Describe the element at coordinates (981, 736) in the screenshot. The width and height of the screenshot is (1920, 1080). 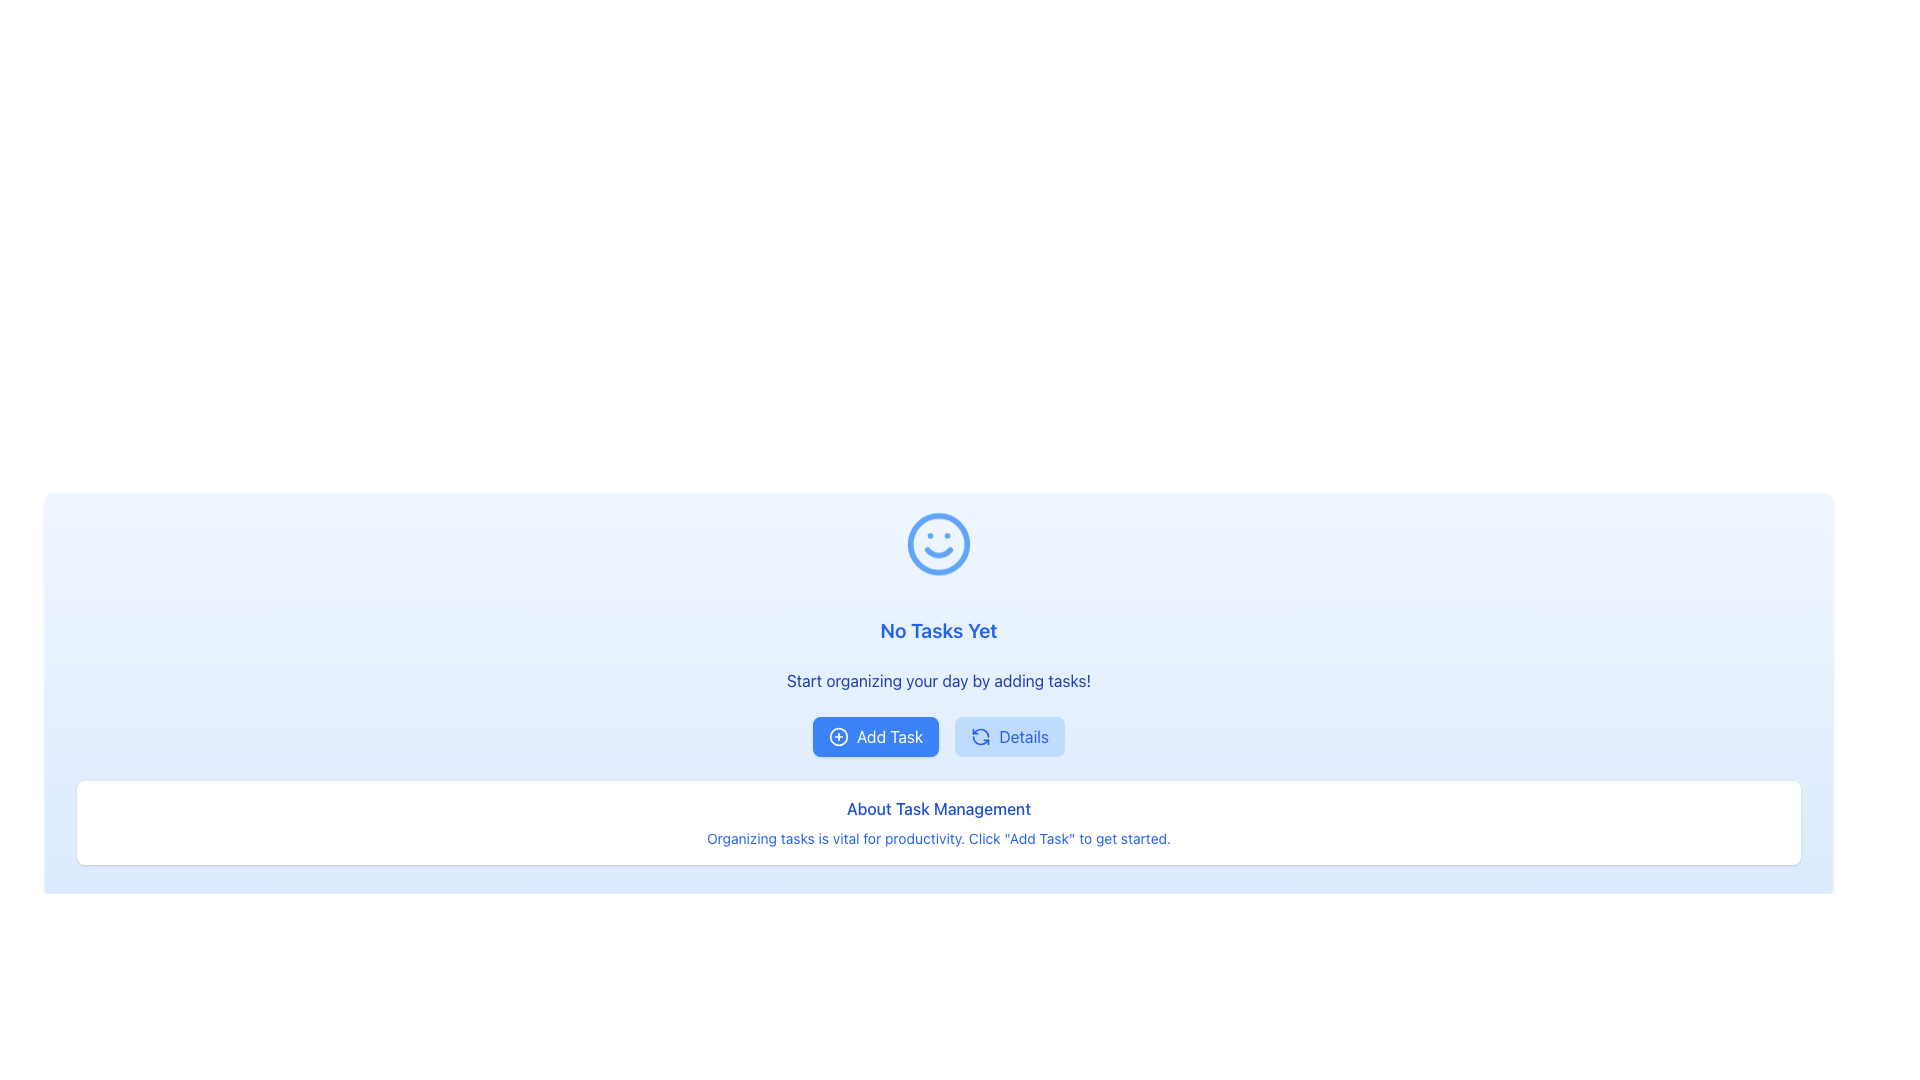
I see `the circular arrow refresh icon styled with a blue hue, located on the 'Details' button adjacent to the 'Add Task' button` at that location.